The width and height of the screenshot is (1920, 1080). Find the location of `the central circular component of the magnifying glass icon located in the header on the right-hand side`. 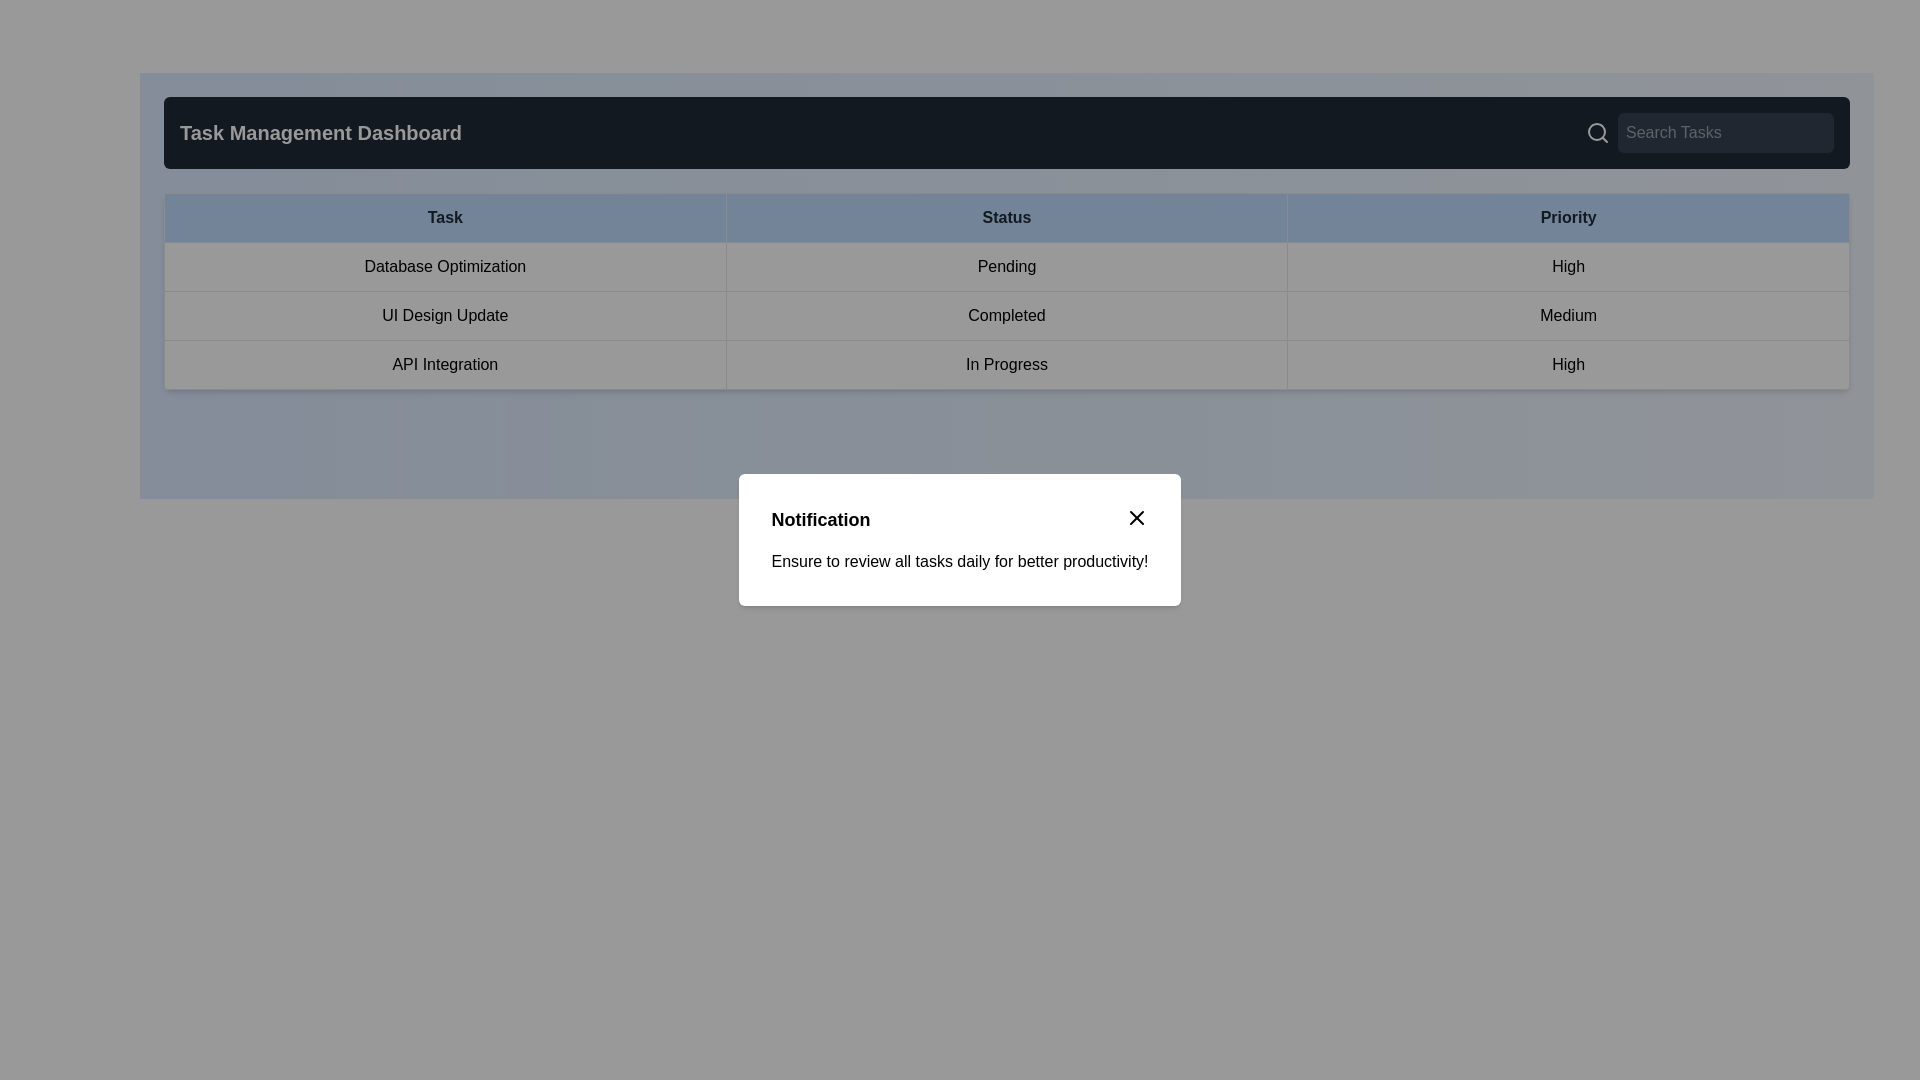

the central circular component of the magnifying glass icon located in the header on the right-hand side is located at coordinates (1596, 131).